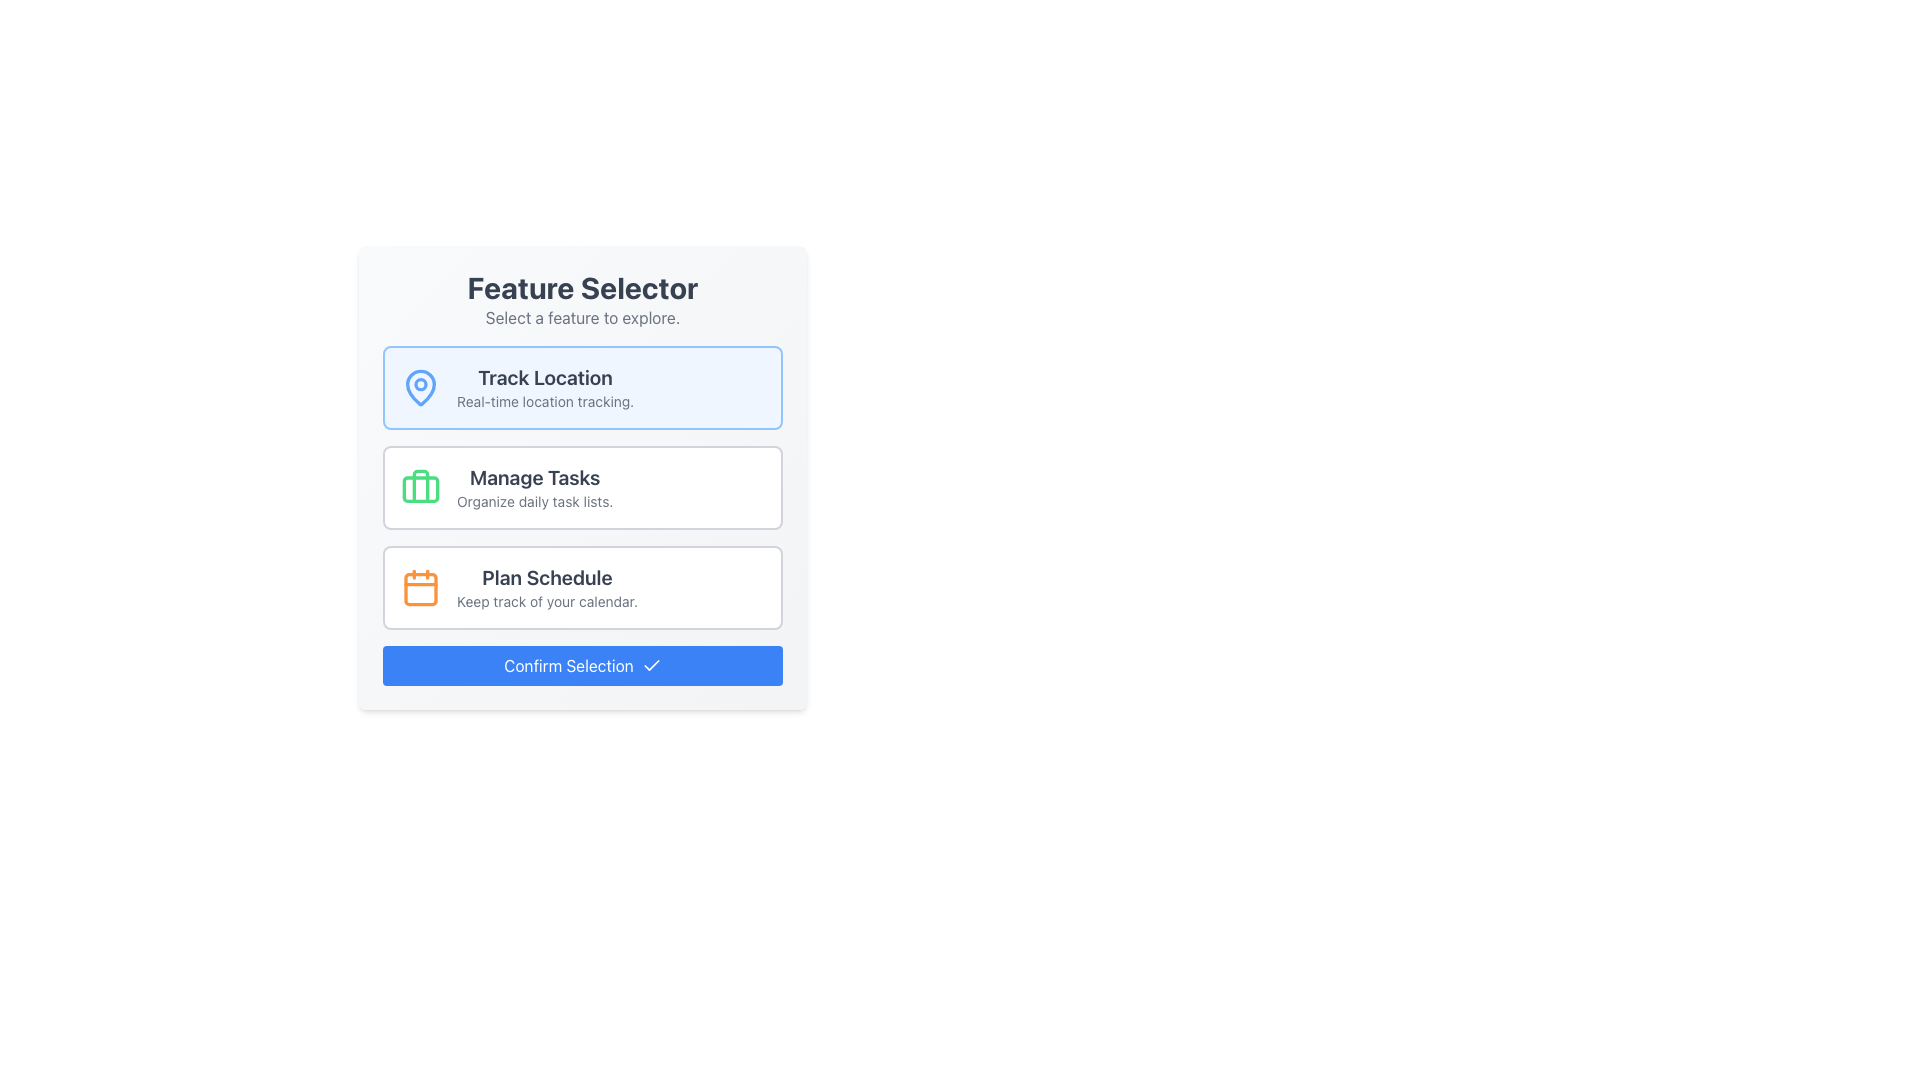 Image resolution: width=1920 pixels, height=1080 pixels. Describe the element at coordinates (420, 488) in the screenshot. I see `the 'Manage Tasks' icon, located to the left of the text 'Manage Tasks' in the task management section` at that location.